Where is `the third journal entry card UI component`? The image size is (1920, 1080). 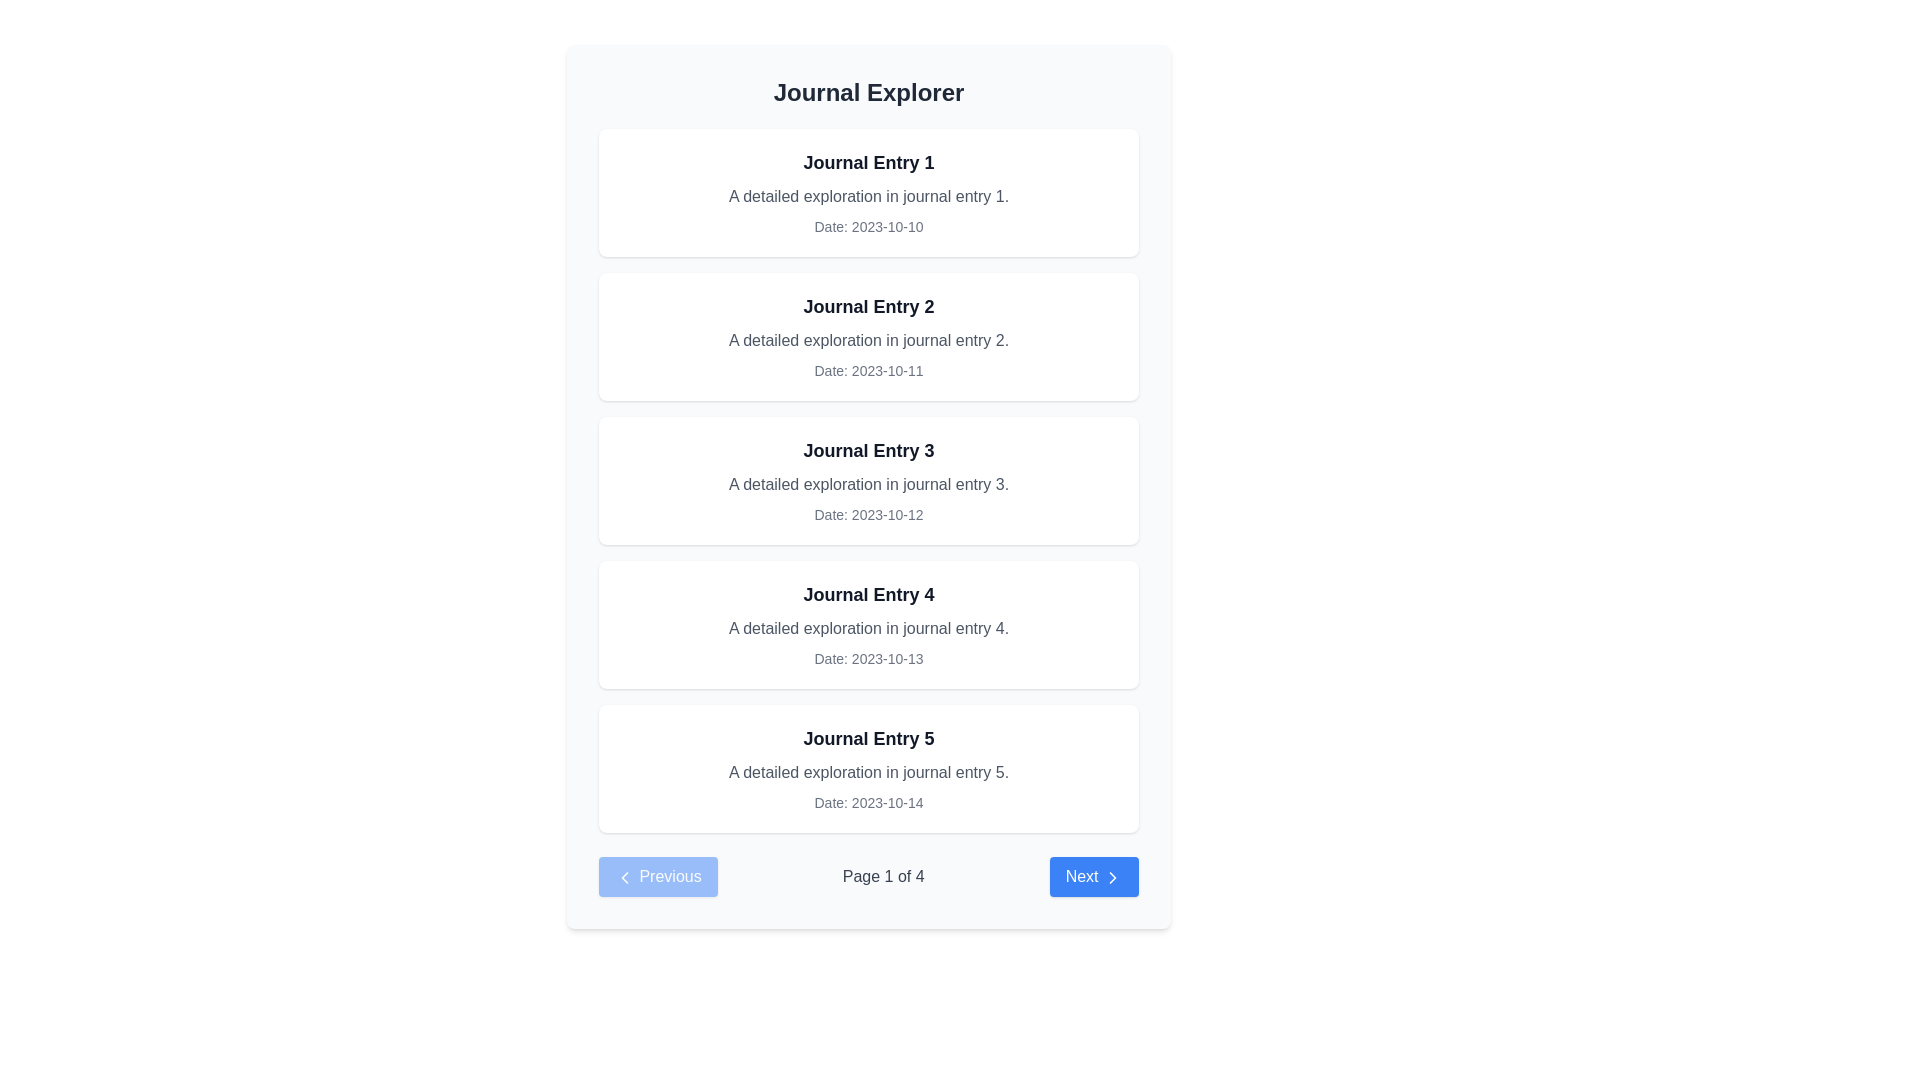
the third journal entry card UI component is located at coordinates (868, 481).